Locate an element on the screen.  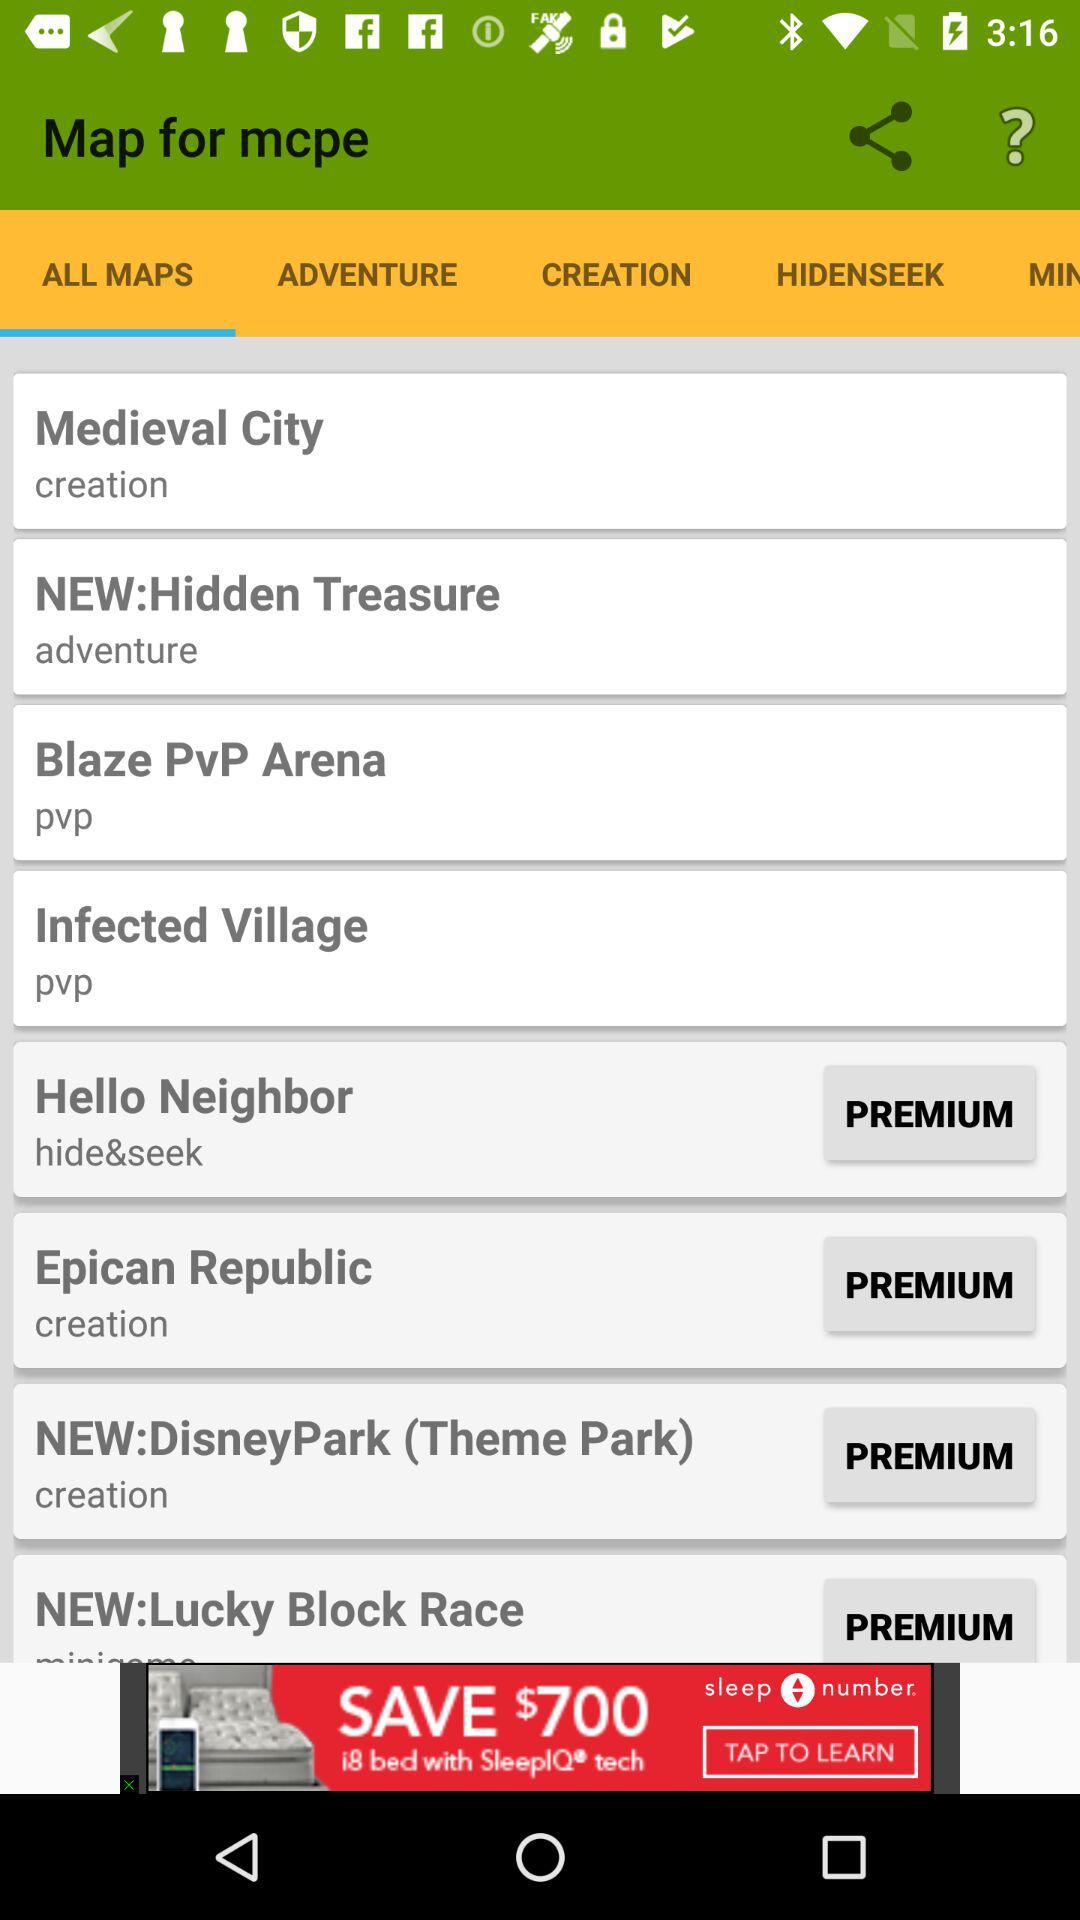
the blaze pvp arena item is located at coordinates (540, 756).